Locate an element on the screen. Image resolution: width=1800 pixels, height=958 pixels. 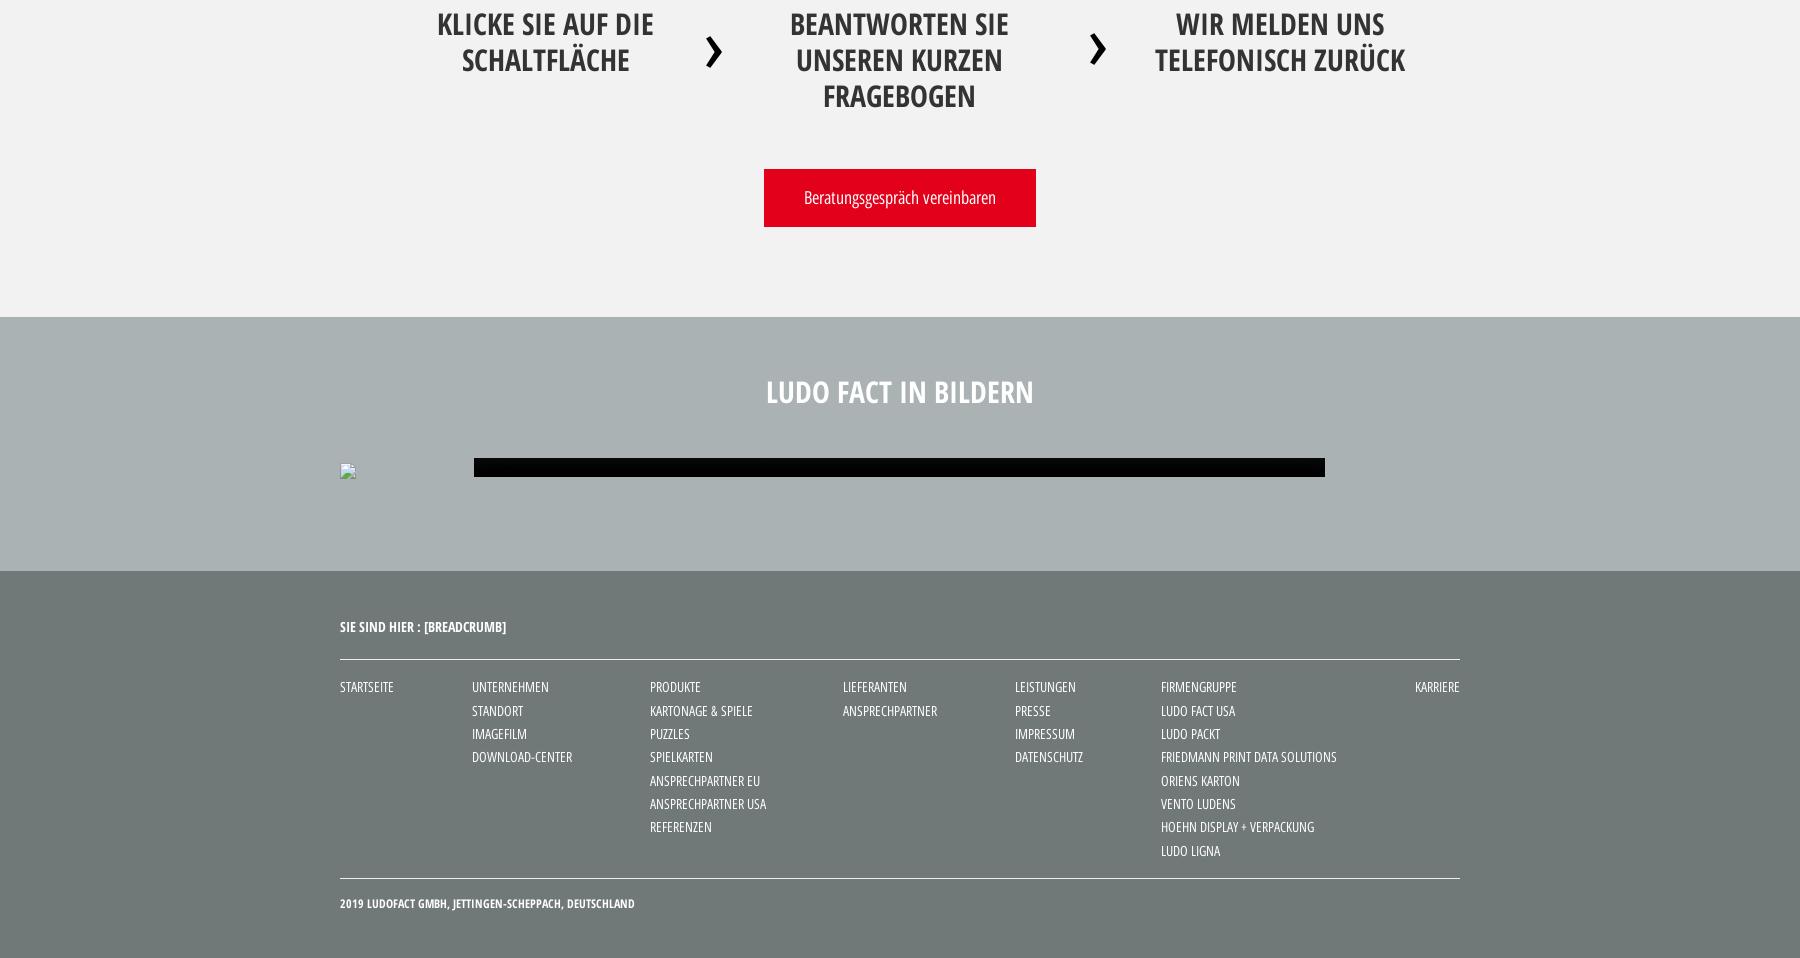
'Hoehn Display + Verpackung' is located at coordinates (1236, 826).